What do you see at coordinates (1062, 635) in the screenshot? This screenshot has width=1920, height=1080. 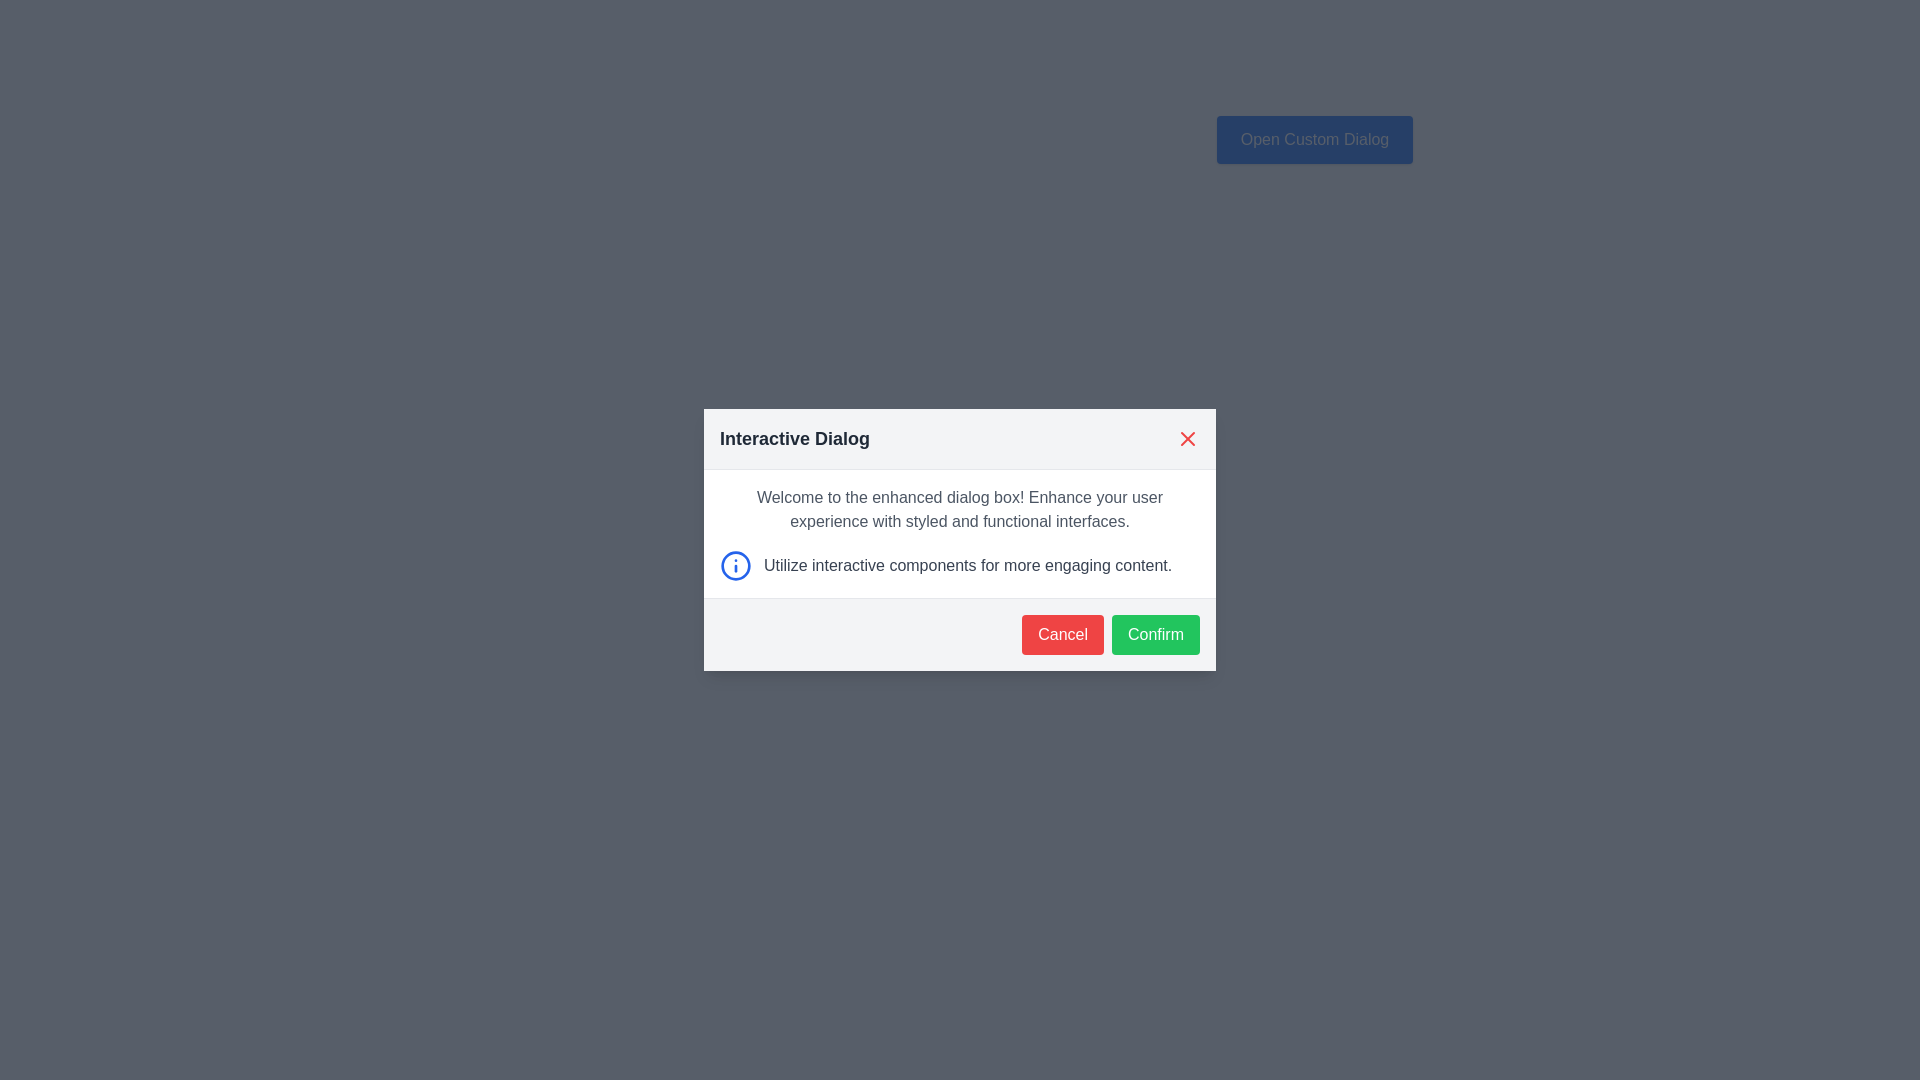 I see `the red rectangular 'Cancel' button with rounded corners to observe its hover effect` at bounding box center [1062, 635].